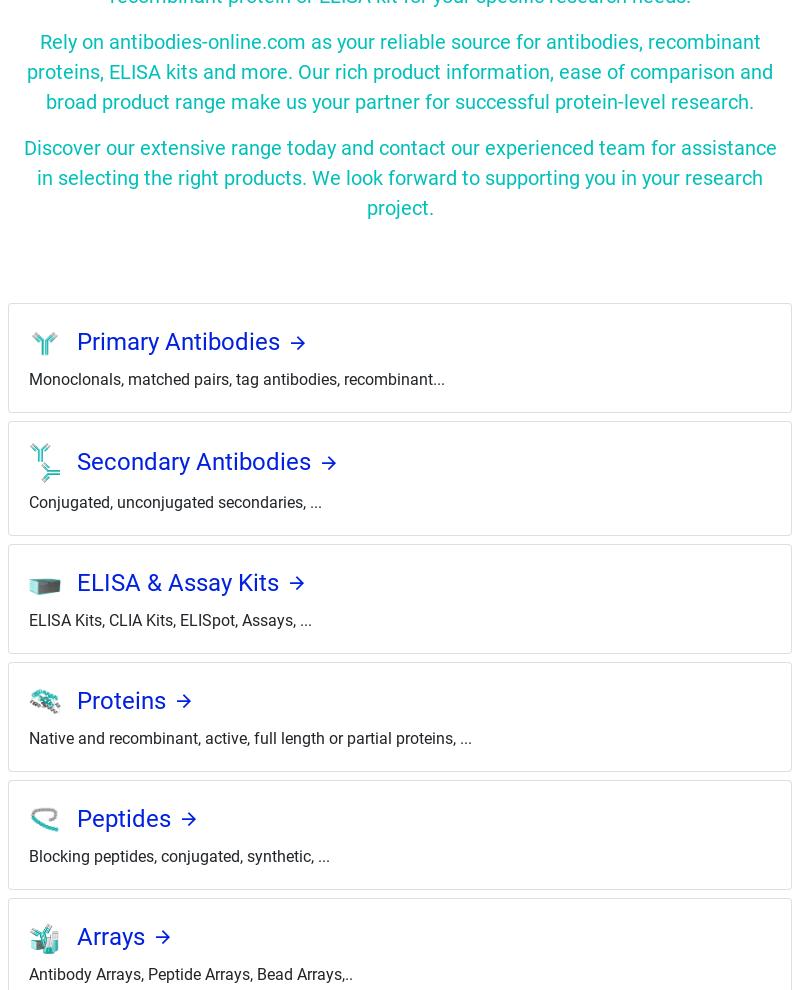  What do you see at coordinates (236, 378) in the screenshot?
I see `'Monoclonals, matched pairs, tag antibodies, recombinant...'` at bounding box center [236, 378].